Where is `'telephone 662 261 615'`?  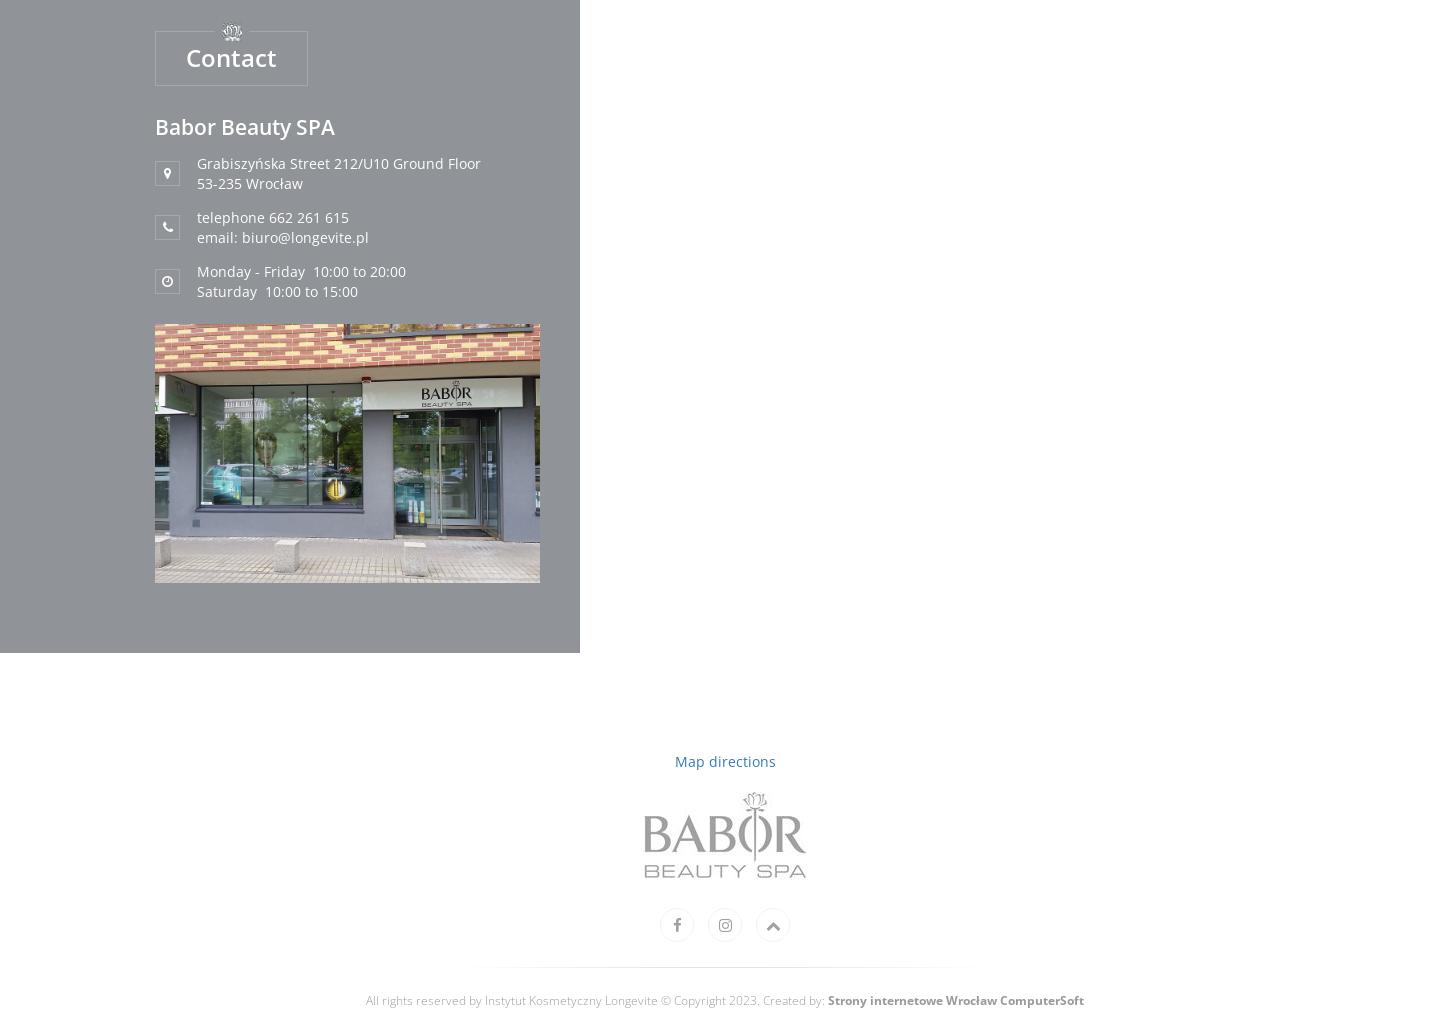 'telephone 662 261 615' is located at coordinates (273, 215).